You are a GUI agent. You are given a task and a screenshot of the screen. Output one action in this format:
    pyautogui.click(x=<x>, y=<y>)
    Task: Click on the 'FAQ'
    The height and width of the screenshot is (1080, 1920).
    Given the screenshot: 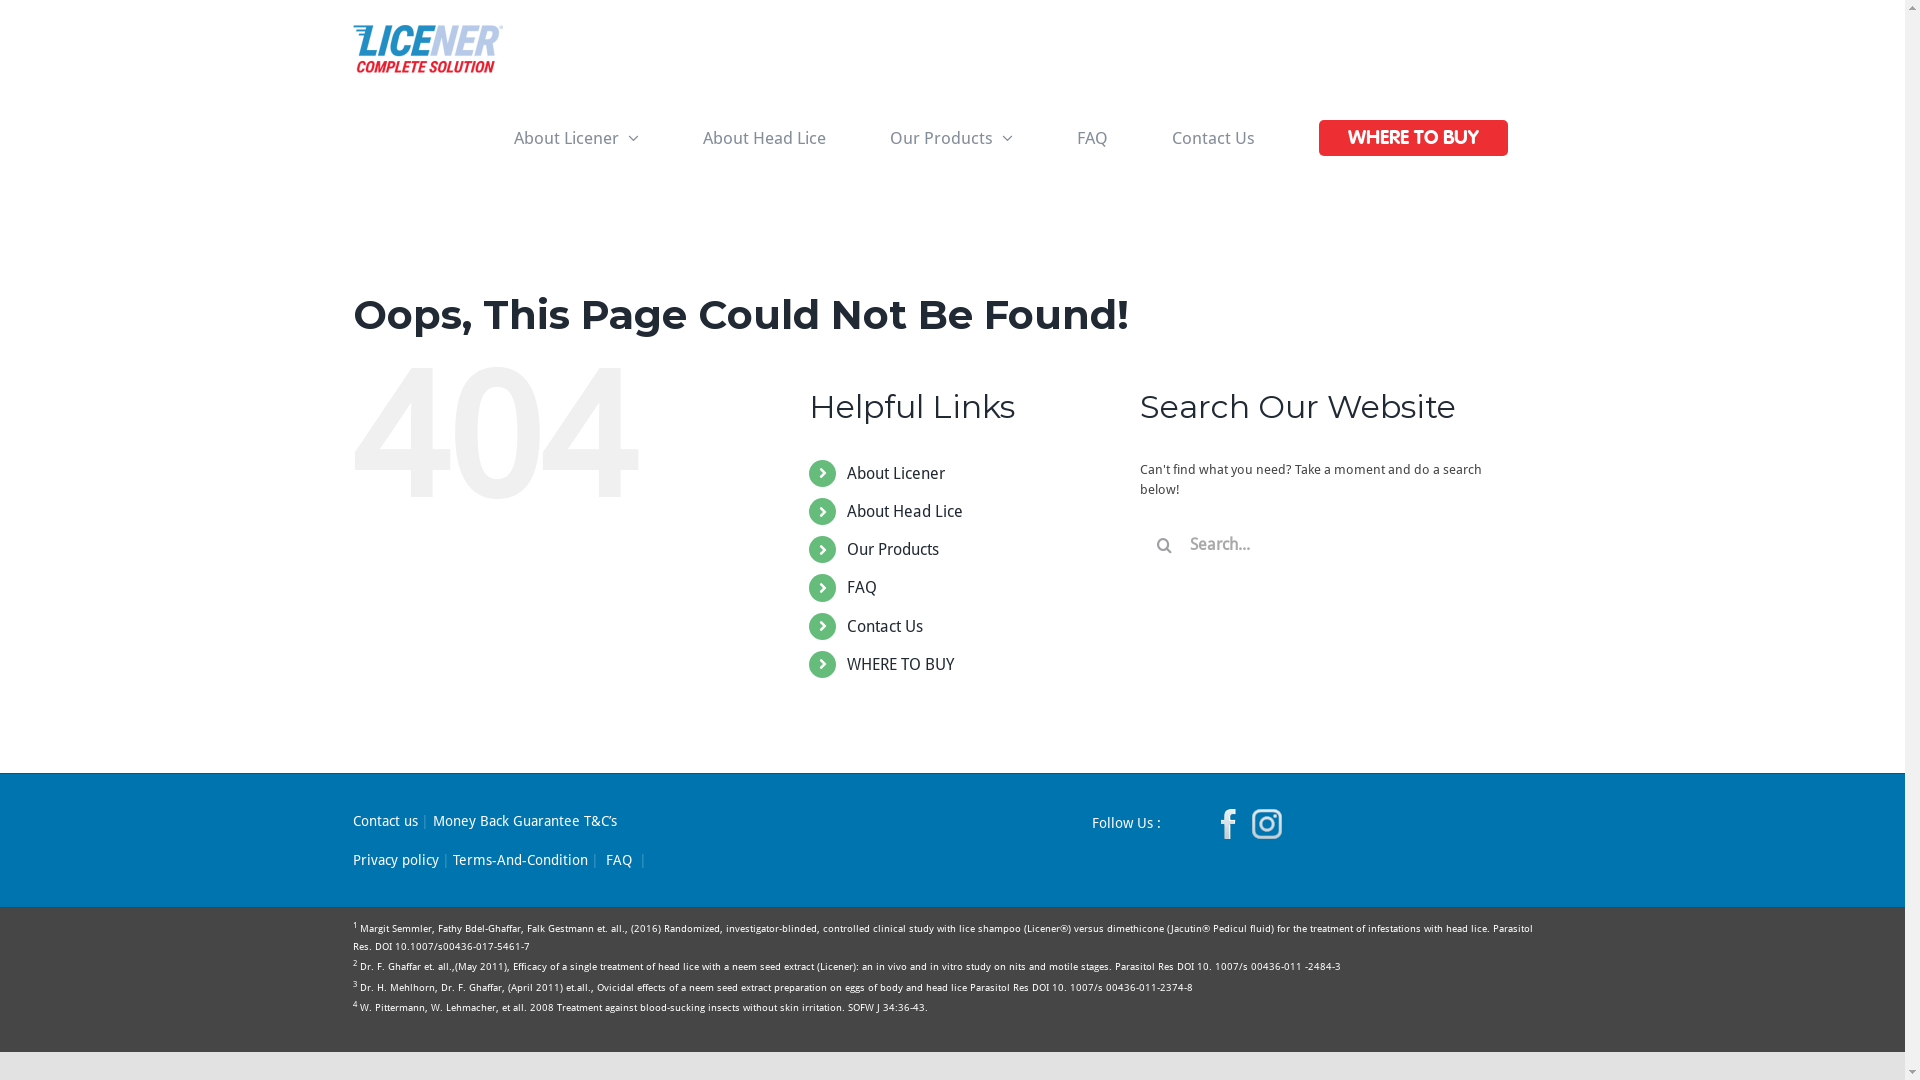 What is the action you would take?
    pyautogui.click(x=862, y=586)
    